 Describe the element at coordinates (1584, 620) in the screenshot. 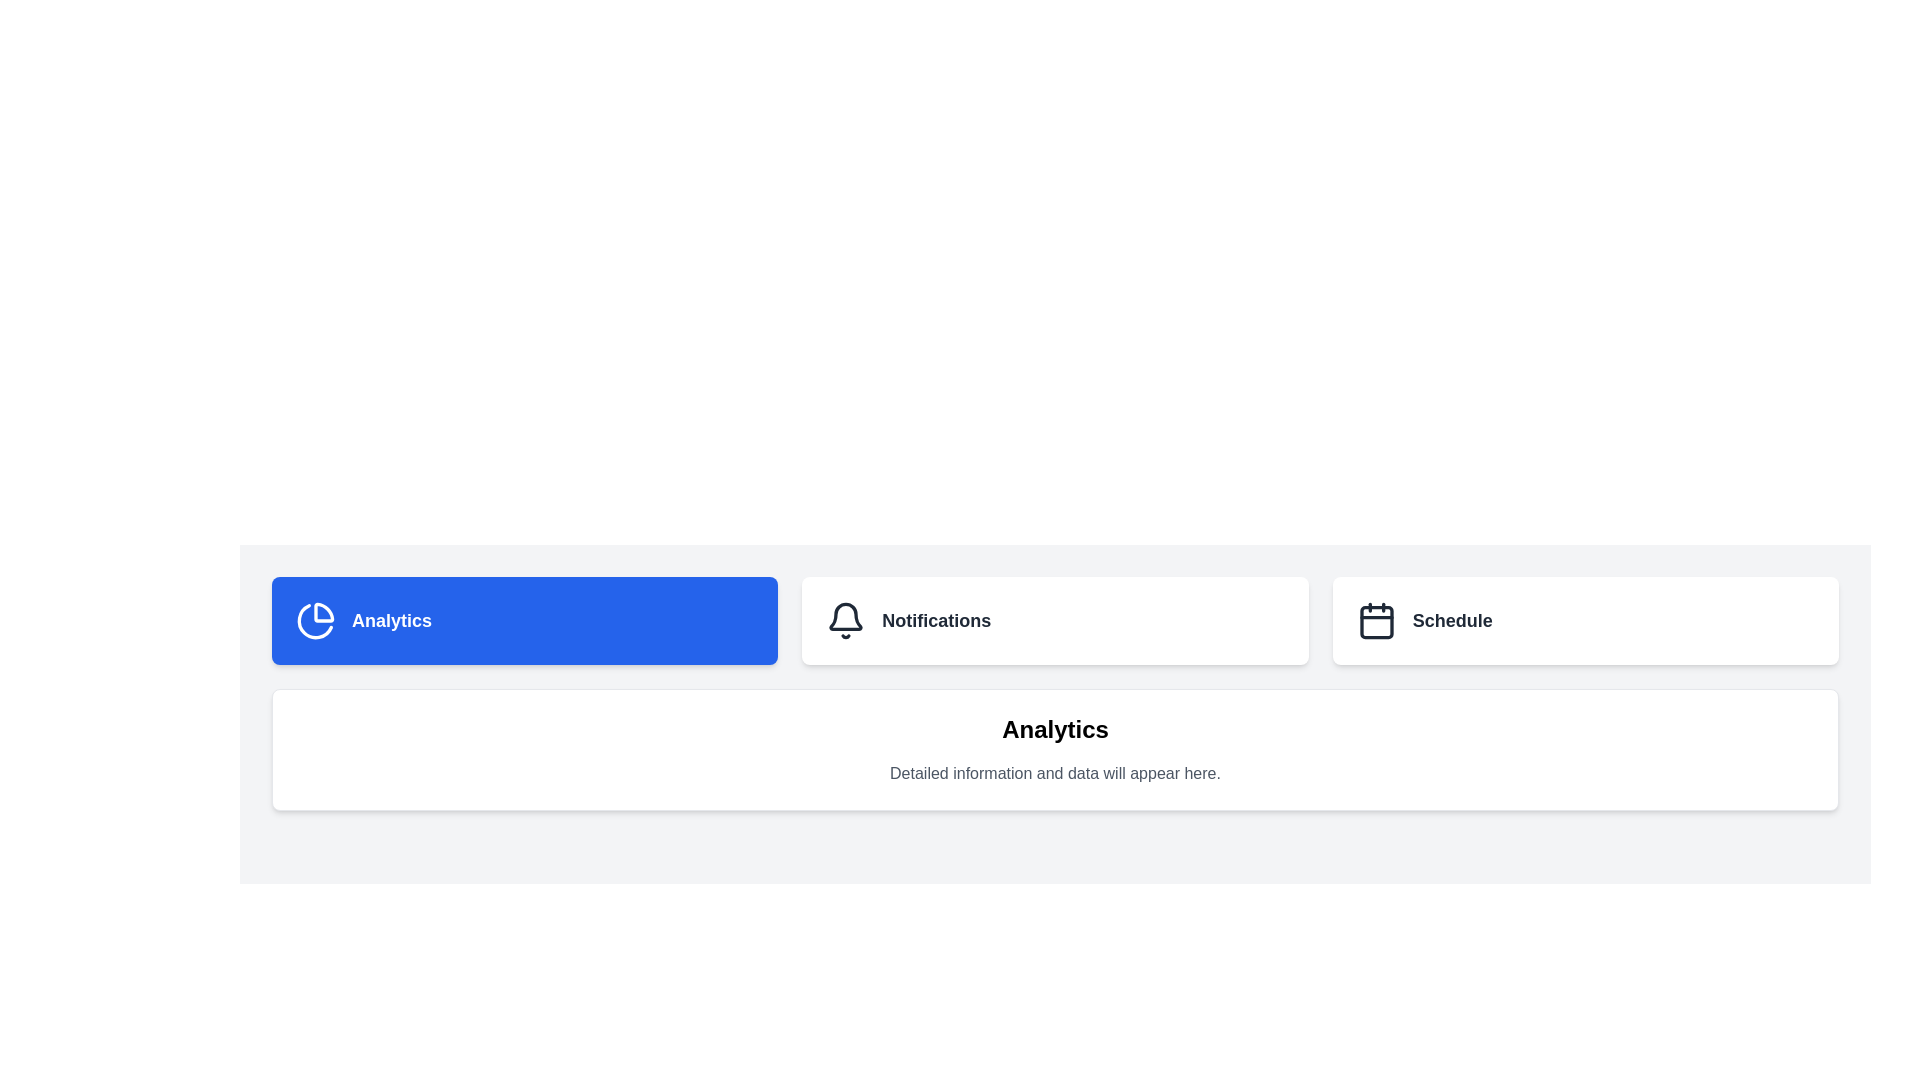

I see `the rightmost button in a row of three buttons, which accesses scheduling functionalities` at that location.